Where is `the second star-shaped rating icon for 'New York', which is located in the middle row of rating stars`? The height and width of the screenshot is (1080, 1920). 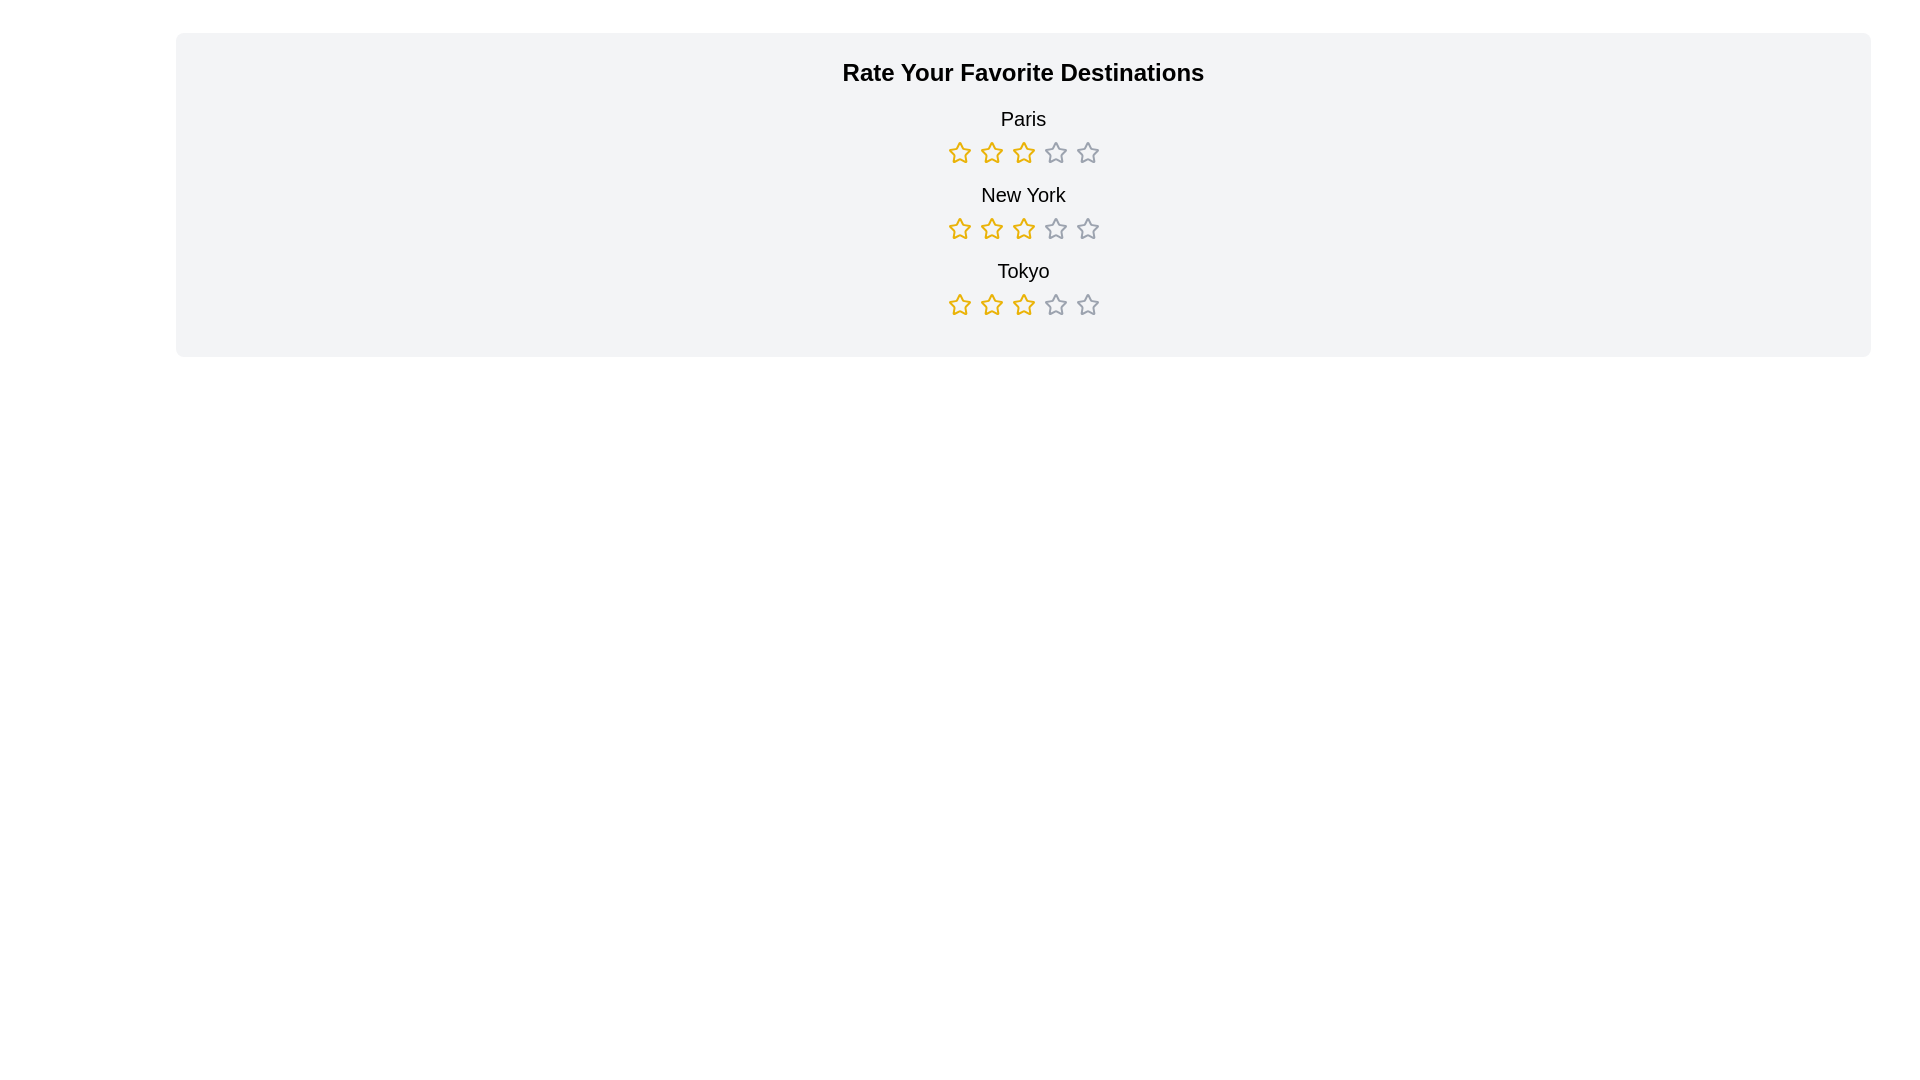 the second star-shaped rating icon for 'New York', which is located in the middle row of rating stars is located at coordinates (958, 227).